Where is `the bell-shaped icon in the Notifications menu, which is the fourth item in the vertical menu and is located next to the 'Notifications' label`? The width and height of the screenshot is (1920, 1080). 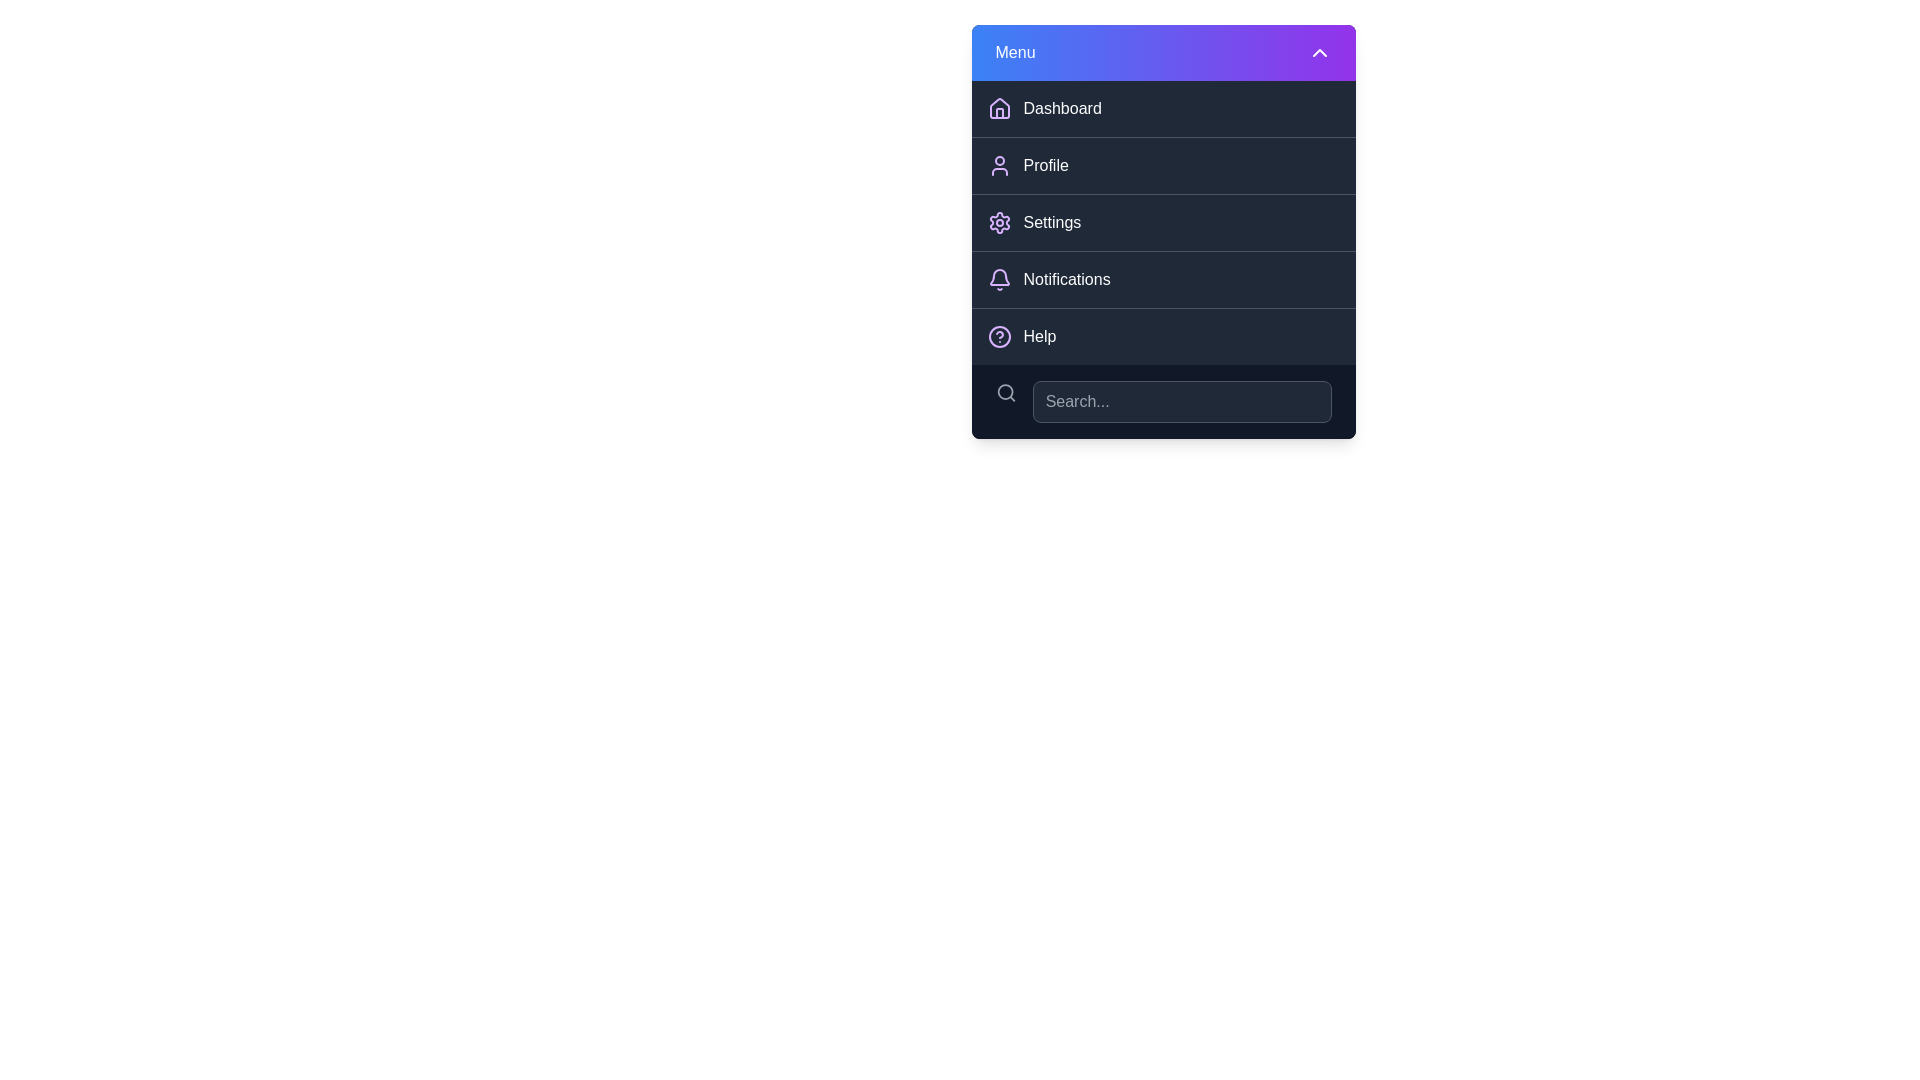
the bell-shaped icon in the Notifications menu, which is the fourth item in the vertical menu and is located next to the 'Notifications' label is located at coordinates (999, 277).